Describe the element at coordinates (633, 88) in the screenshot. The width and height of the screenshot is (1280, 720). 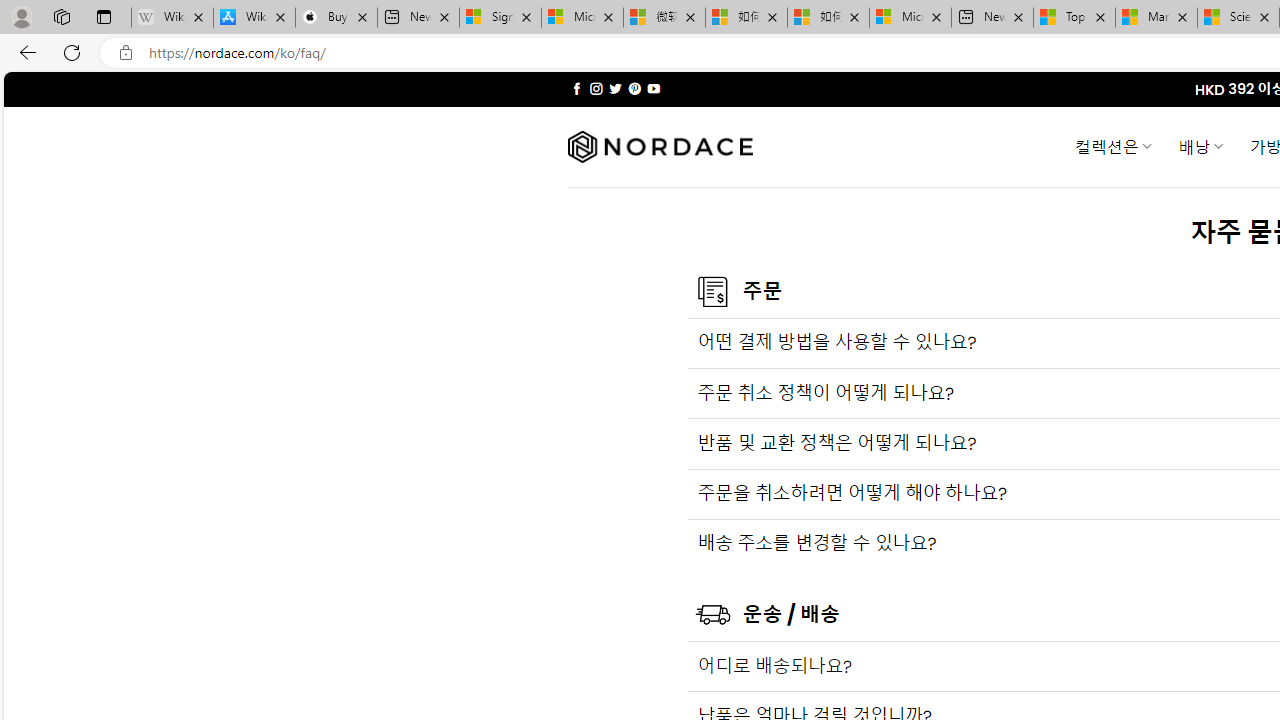
I see `'Follow on Pinterest'` at that location.